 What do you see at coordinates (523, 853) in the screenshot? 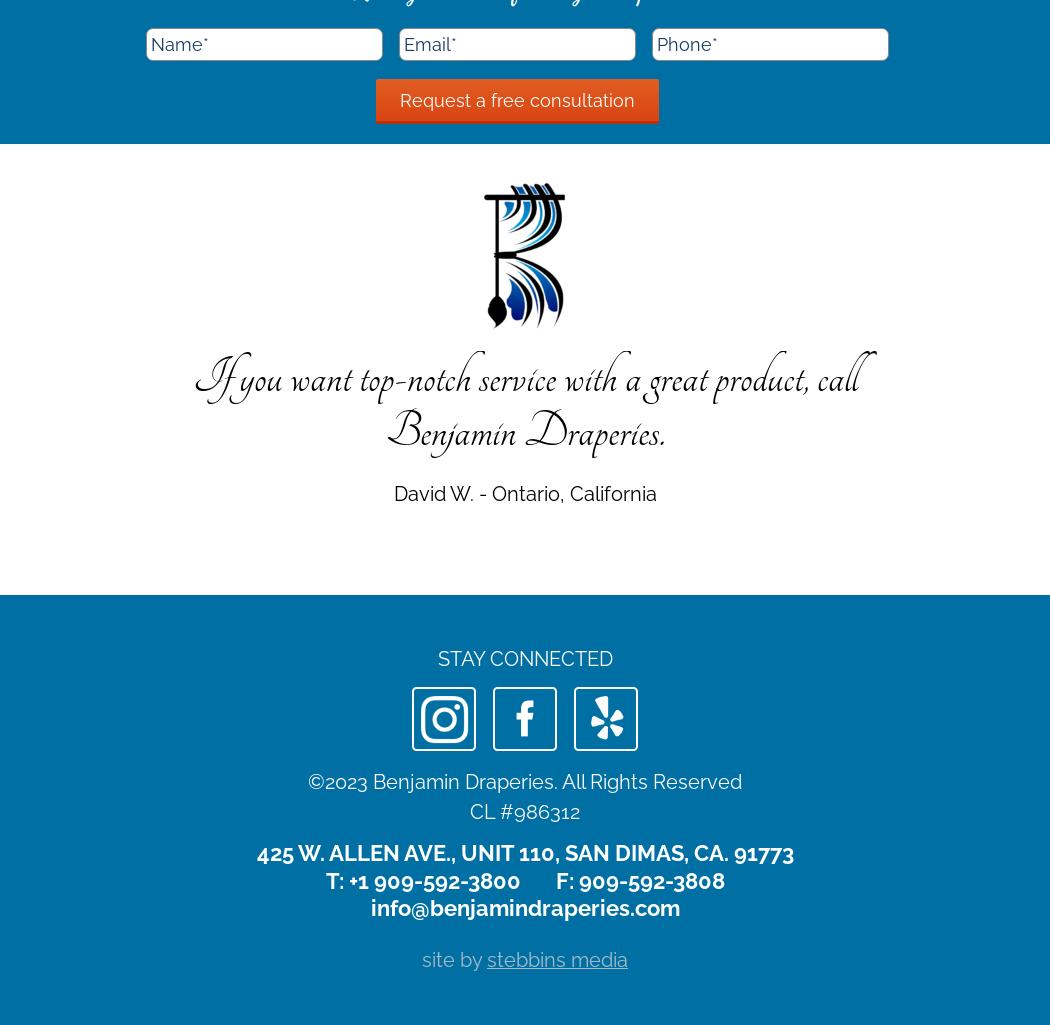
I see `'425 W. Allen Ave., Unit 110, San Dimas, CA. 91773'` at bounding box center [523, 853].